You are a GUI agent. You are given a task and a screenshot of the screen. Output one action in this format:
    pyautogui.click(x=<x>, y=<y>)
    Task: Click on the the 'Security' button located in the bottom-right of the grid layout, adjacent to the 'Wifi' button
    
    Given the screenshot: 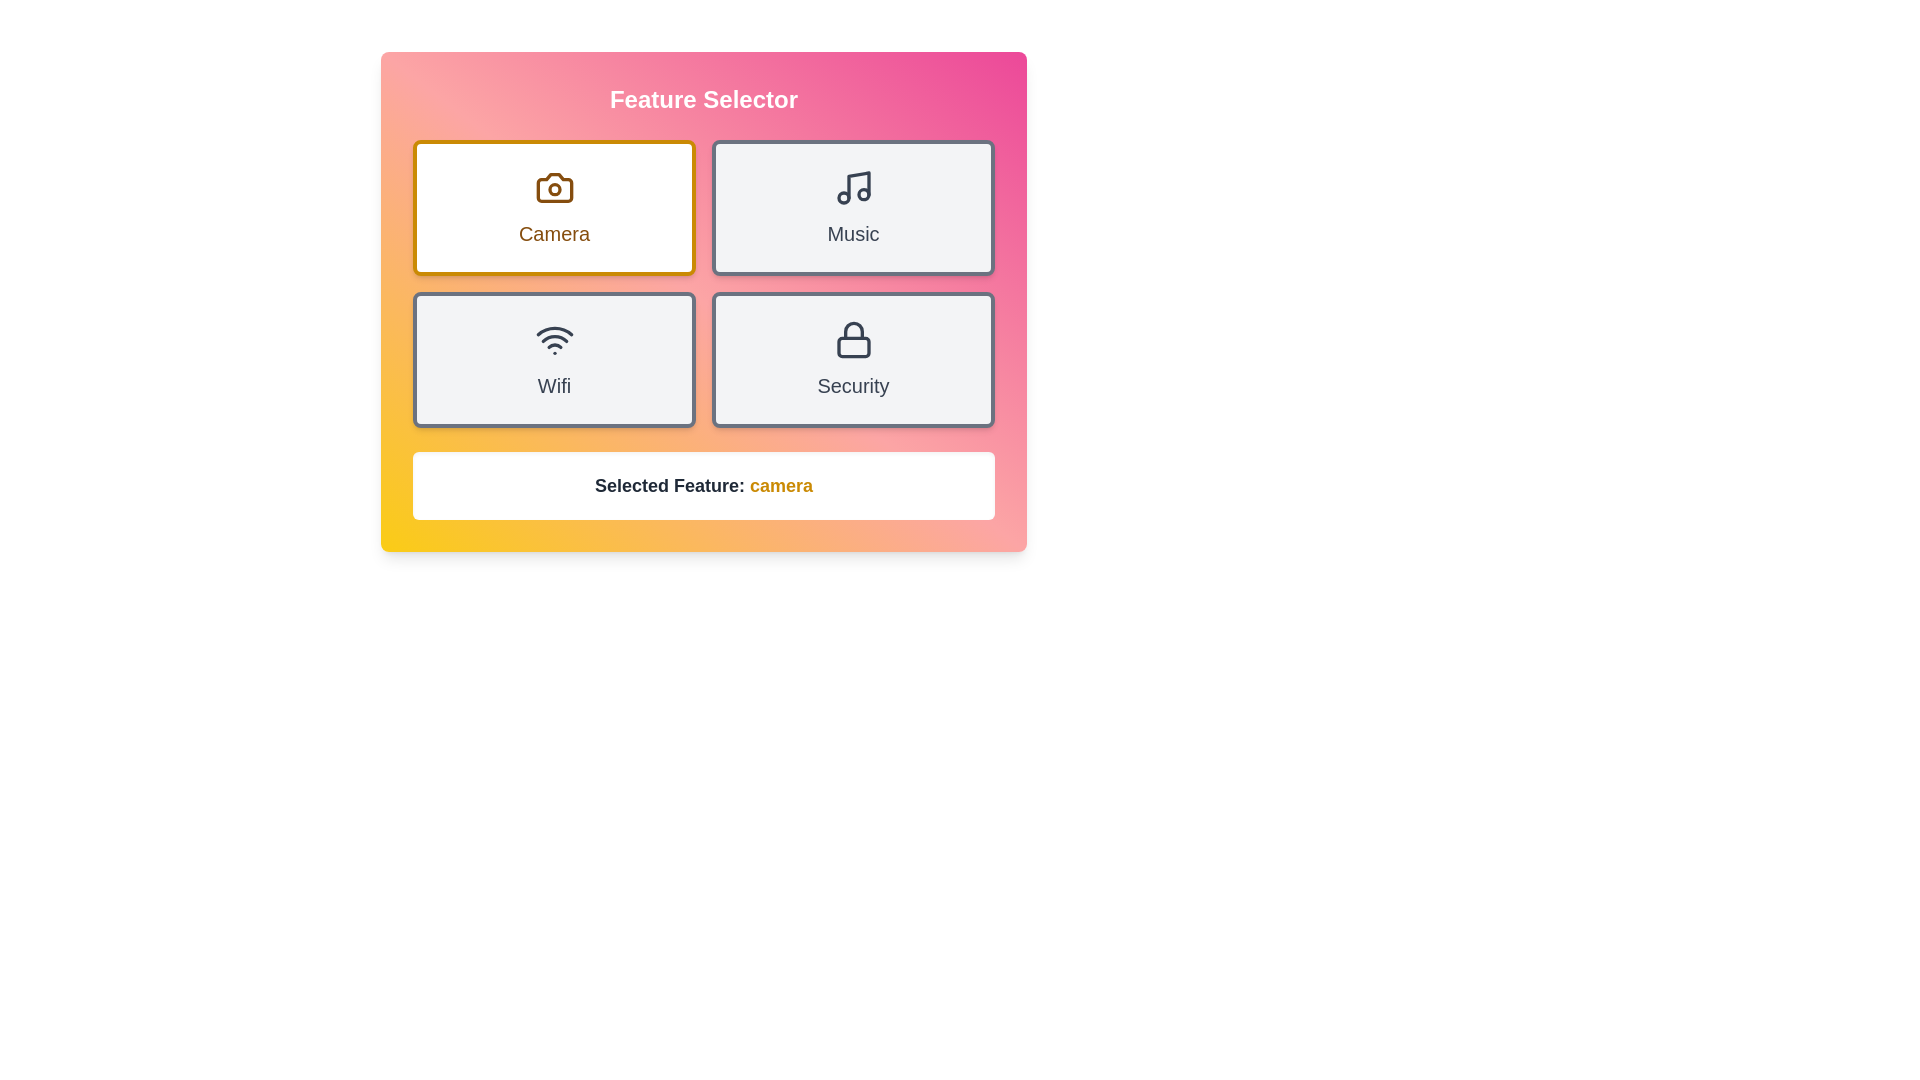 What is the action you would take?
    pyautogui.click(x=853, y=358)
    